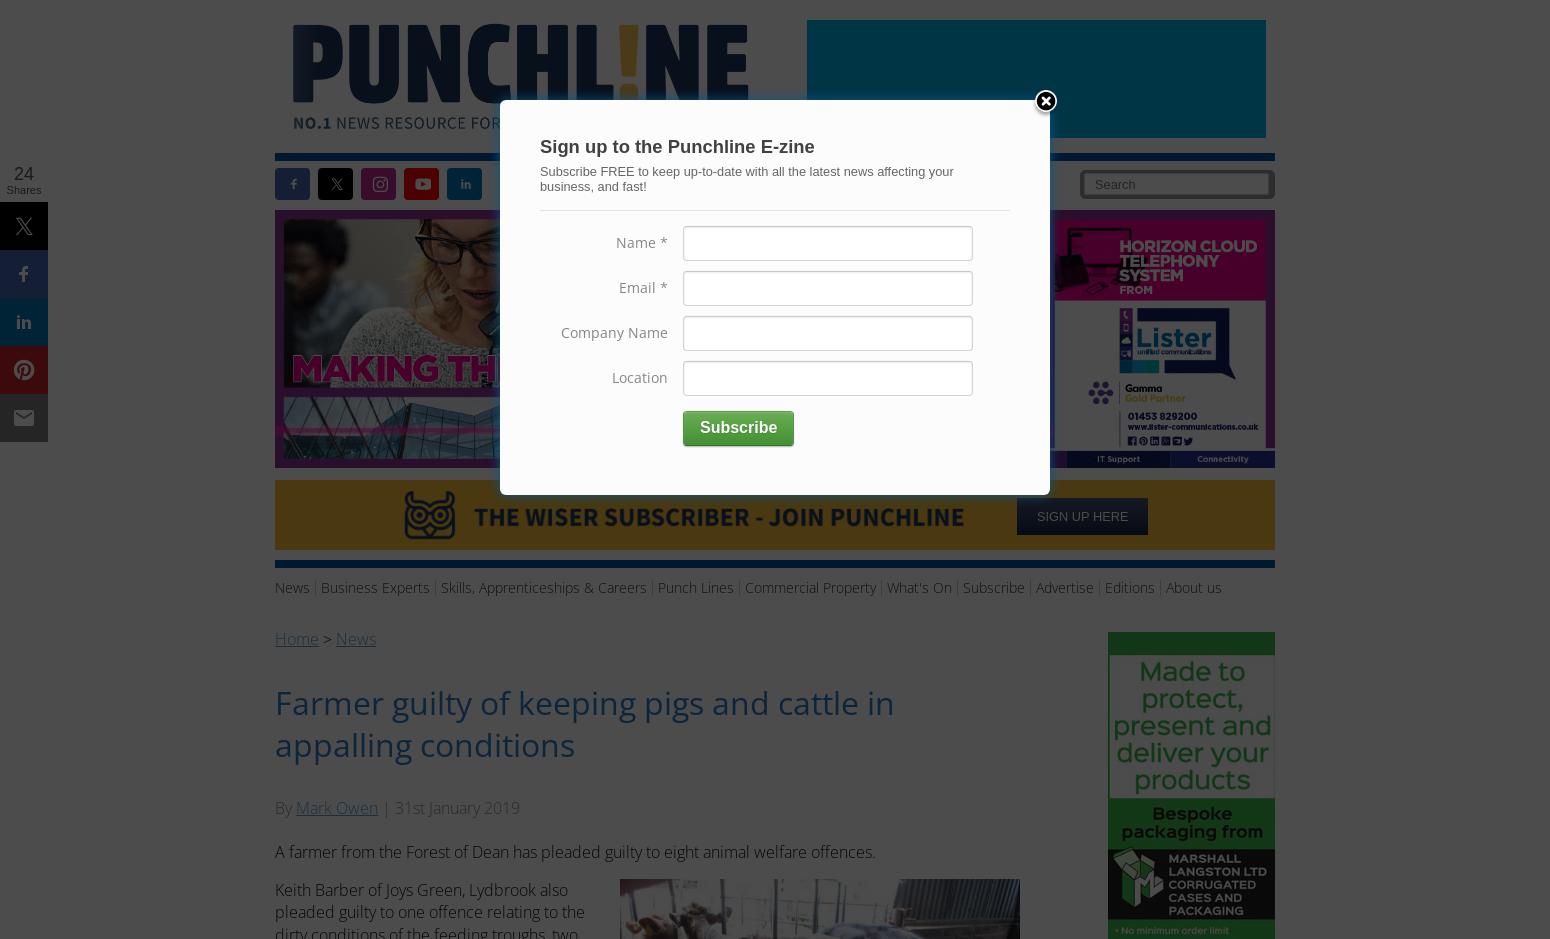  Describe the element at coordinates (694, 586) in the screenshot. I see `'Punch Lines'` at that location.